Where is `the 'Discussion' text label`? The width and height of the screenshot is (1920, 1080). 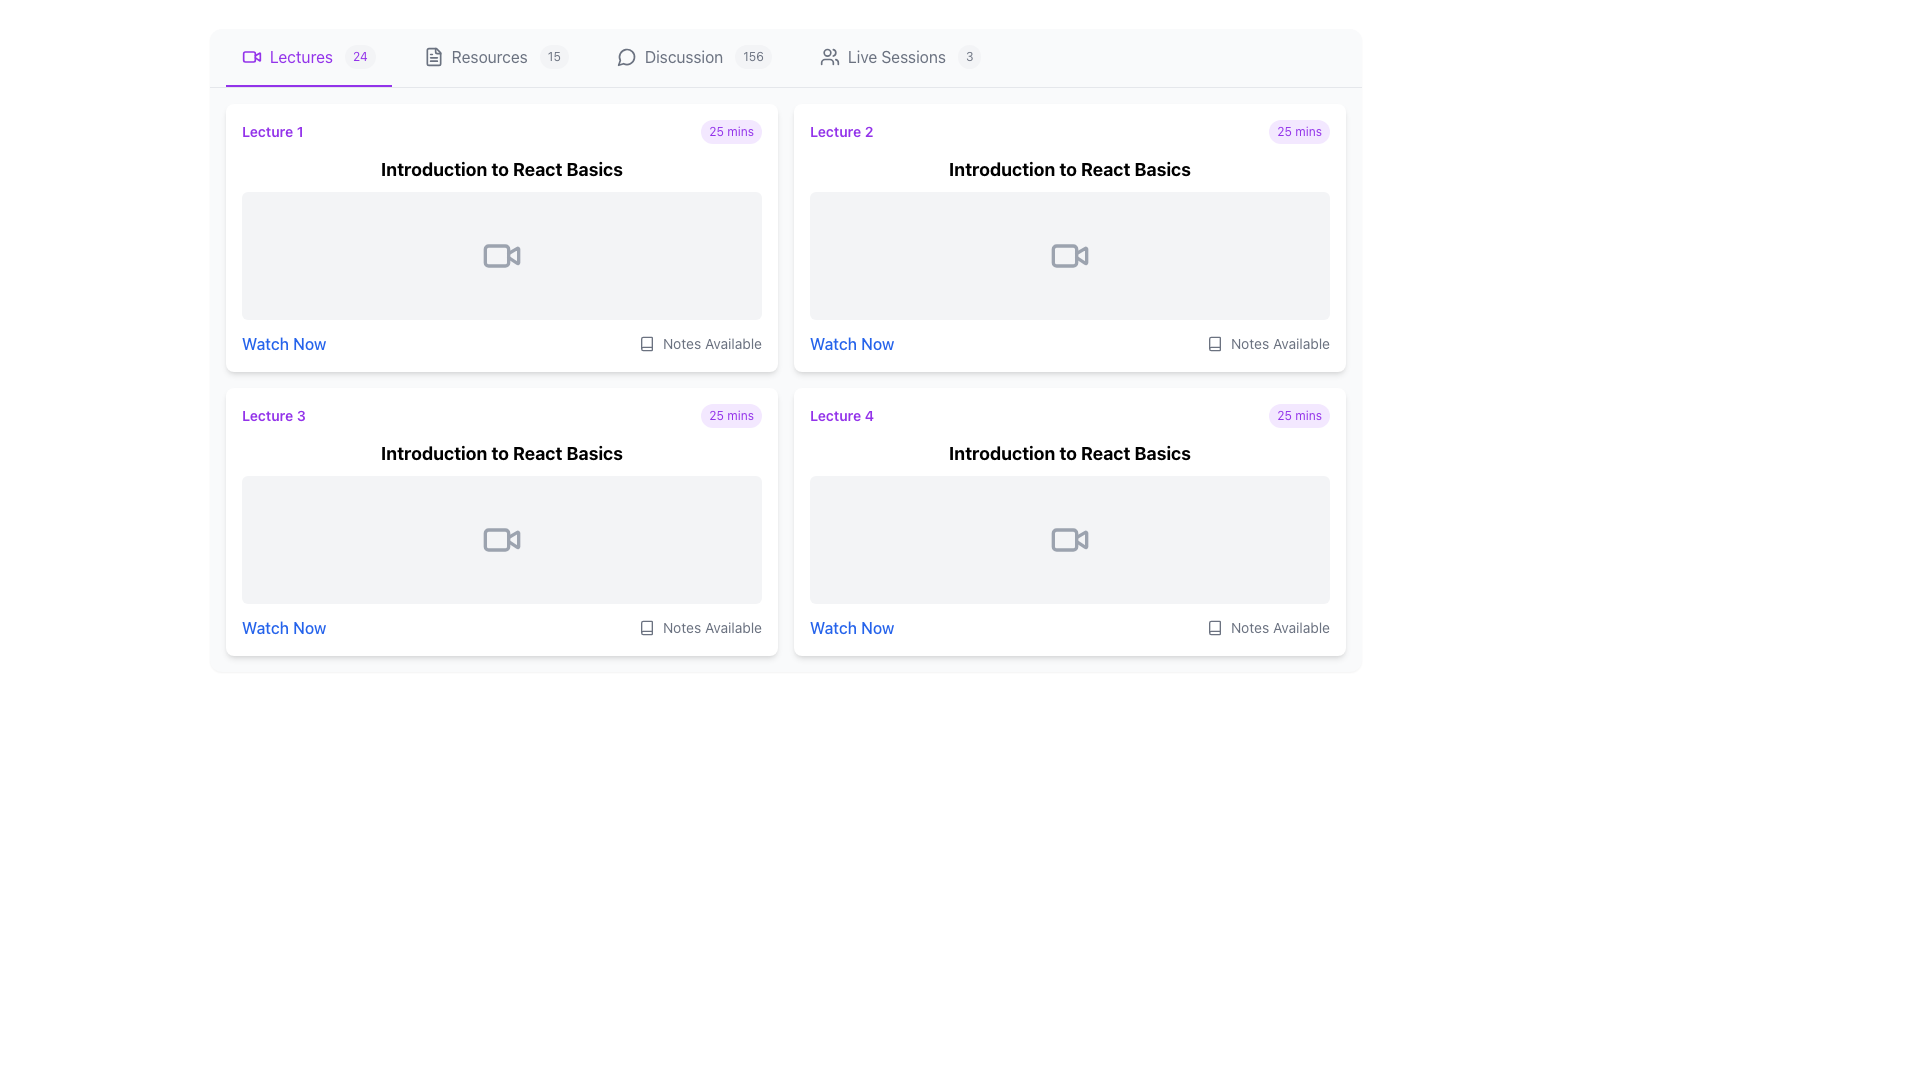
the 'Discussion' text label is located at coordinates (684, 56).